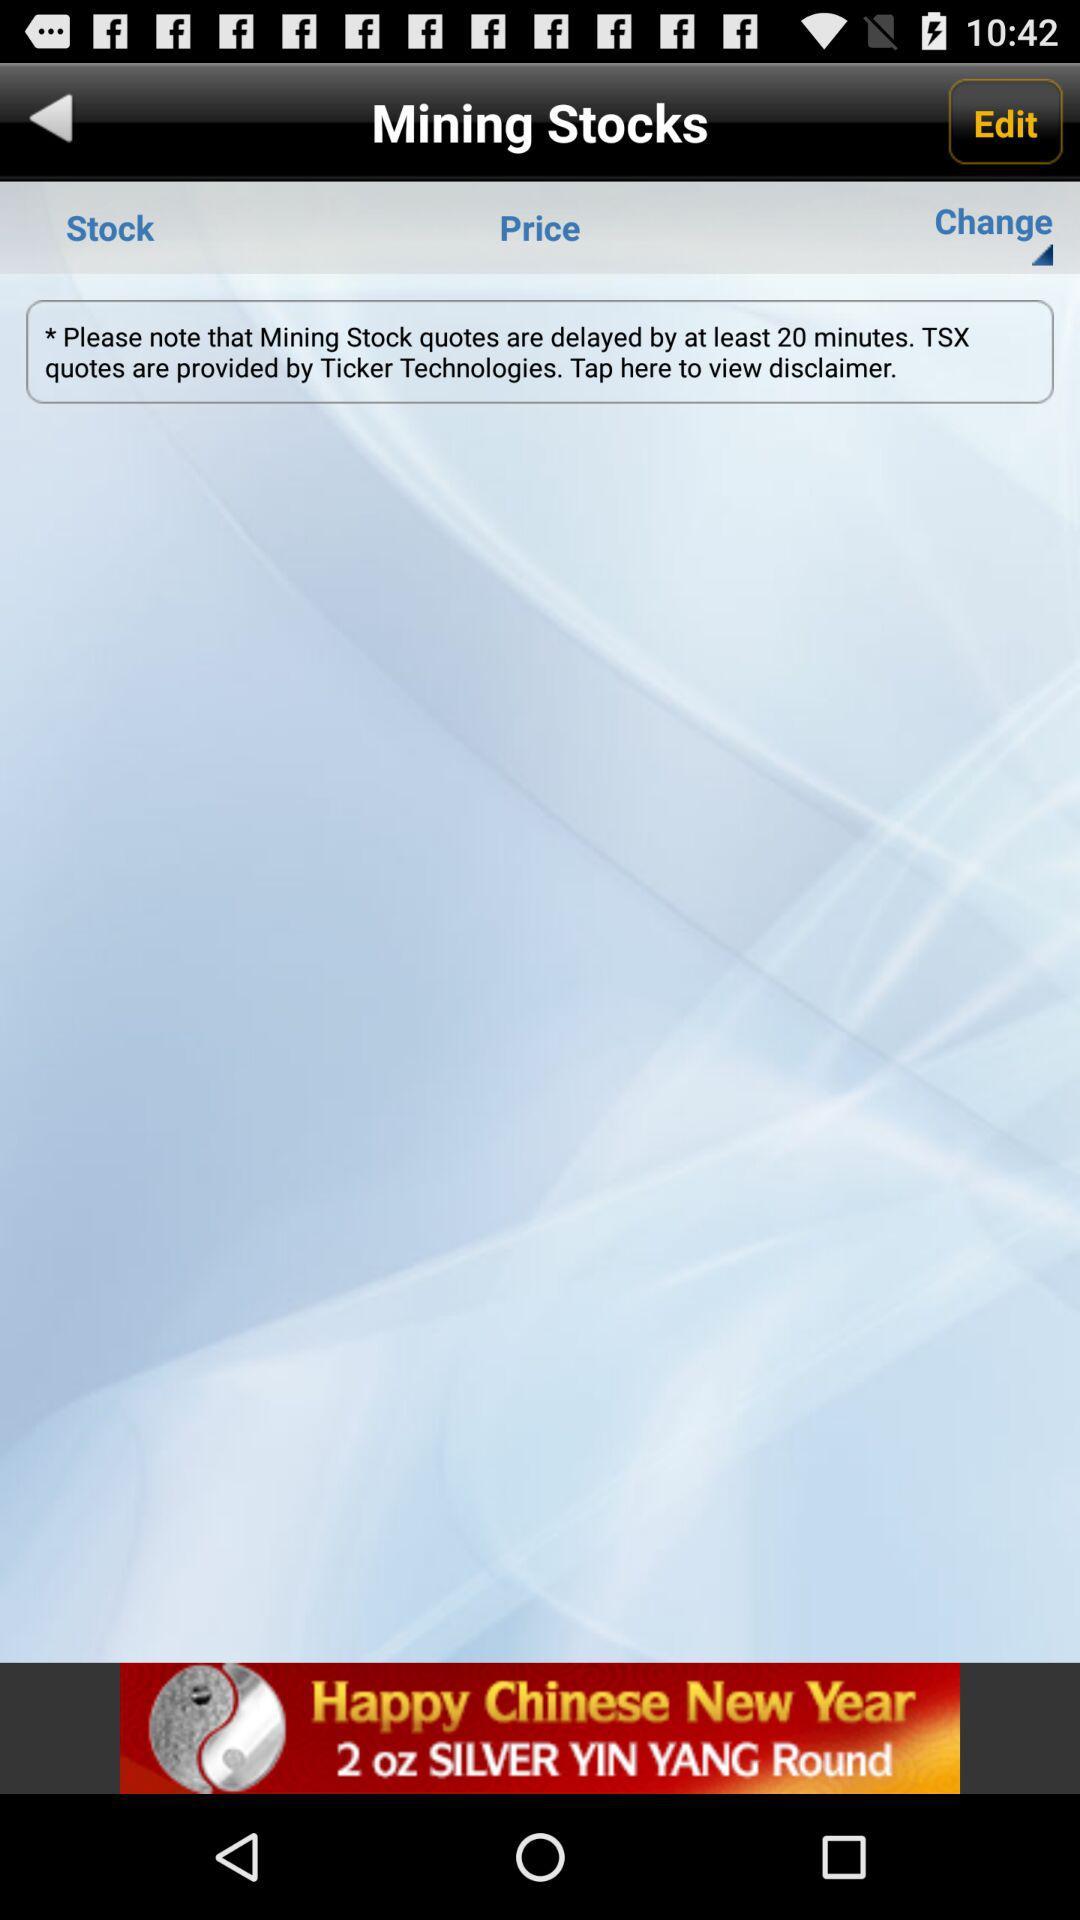 The height and width of the screenshot is (1920, 1080). I want to click on go back, so click(50, 121).